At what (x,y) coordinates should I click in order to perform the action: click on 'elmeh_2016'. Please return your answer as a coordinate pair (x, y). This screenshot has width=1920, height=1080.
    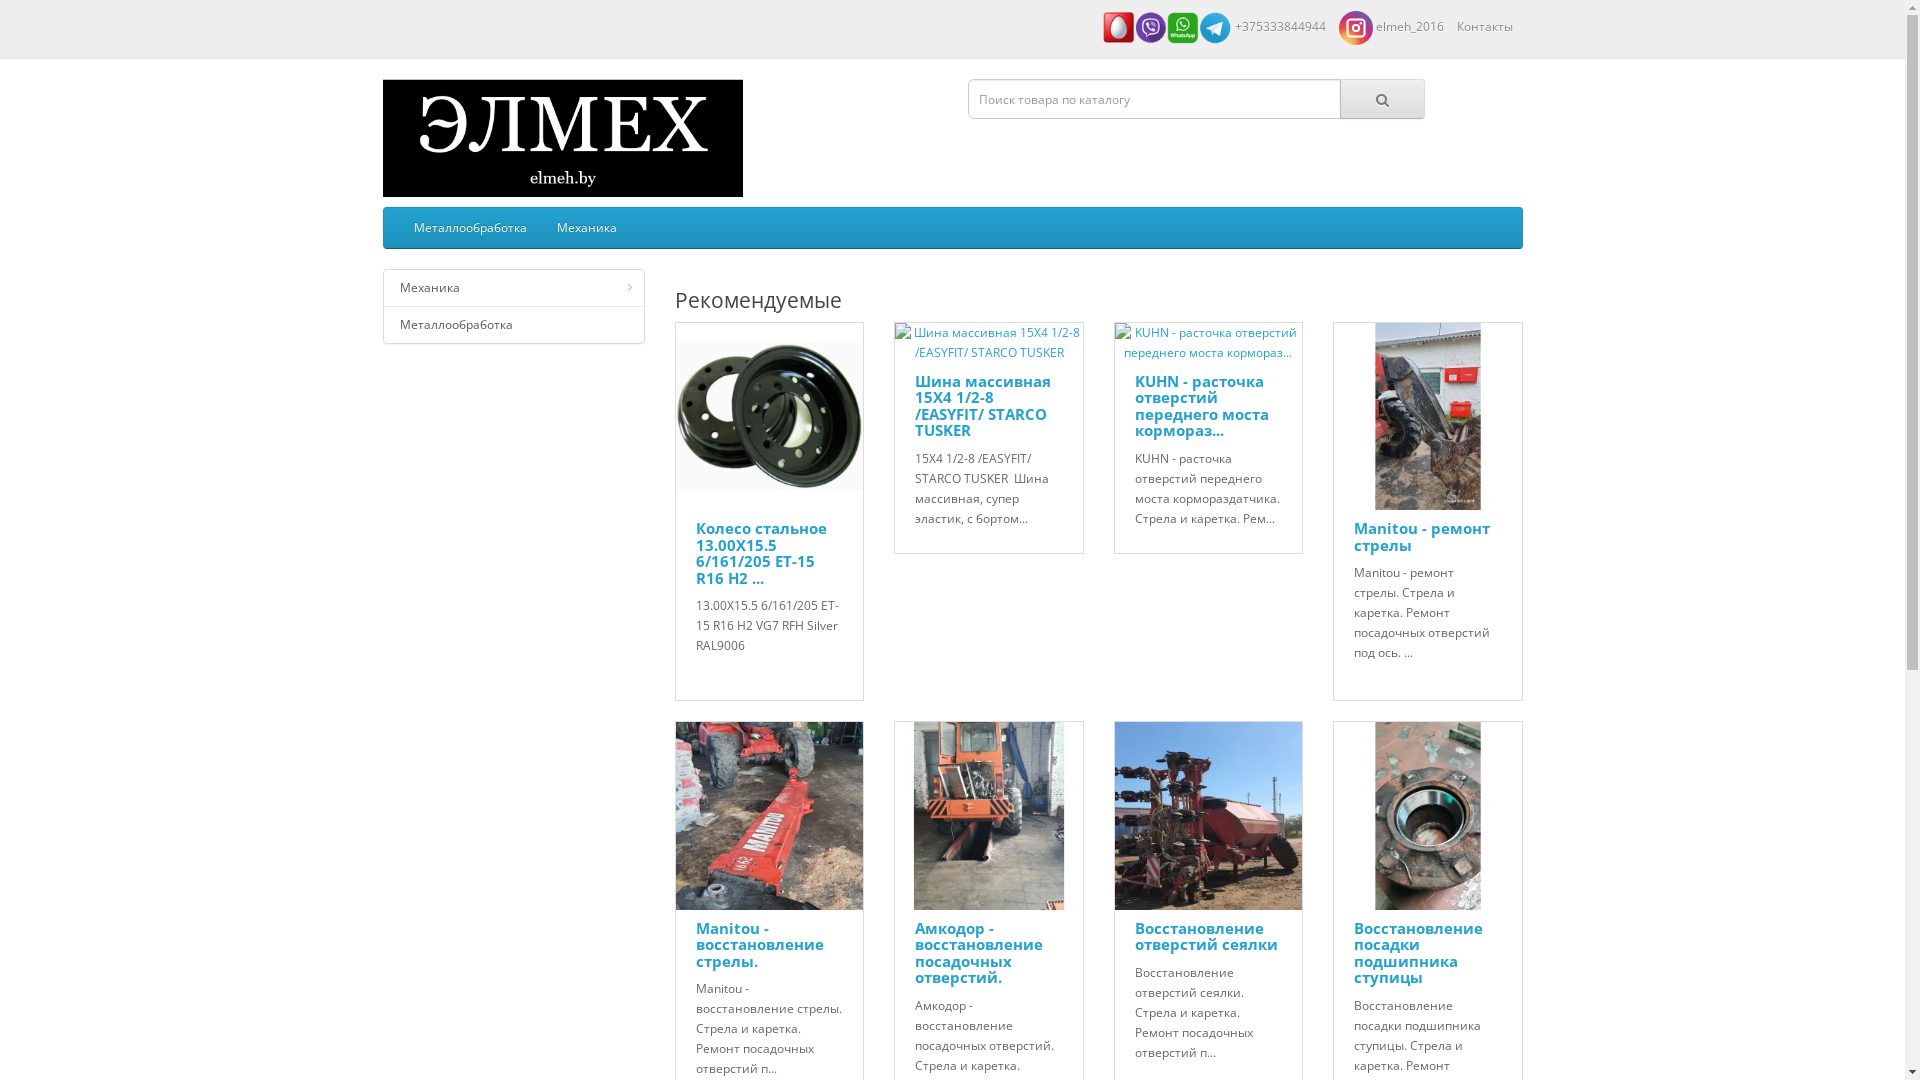
    Looking at the image, I should click on (1389, 26).